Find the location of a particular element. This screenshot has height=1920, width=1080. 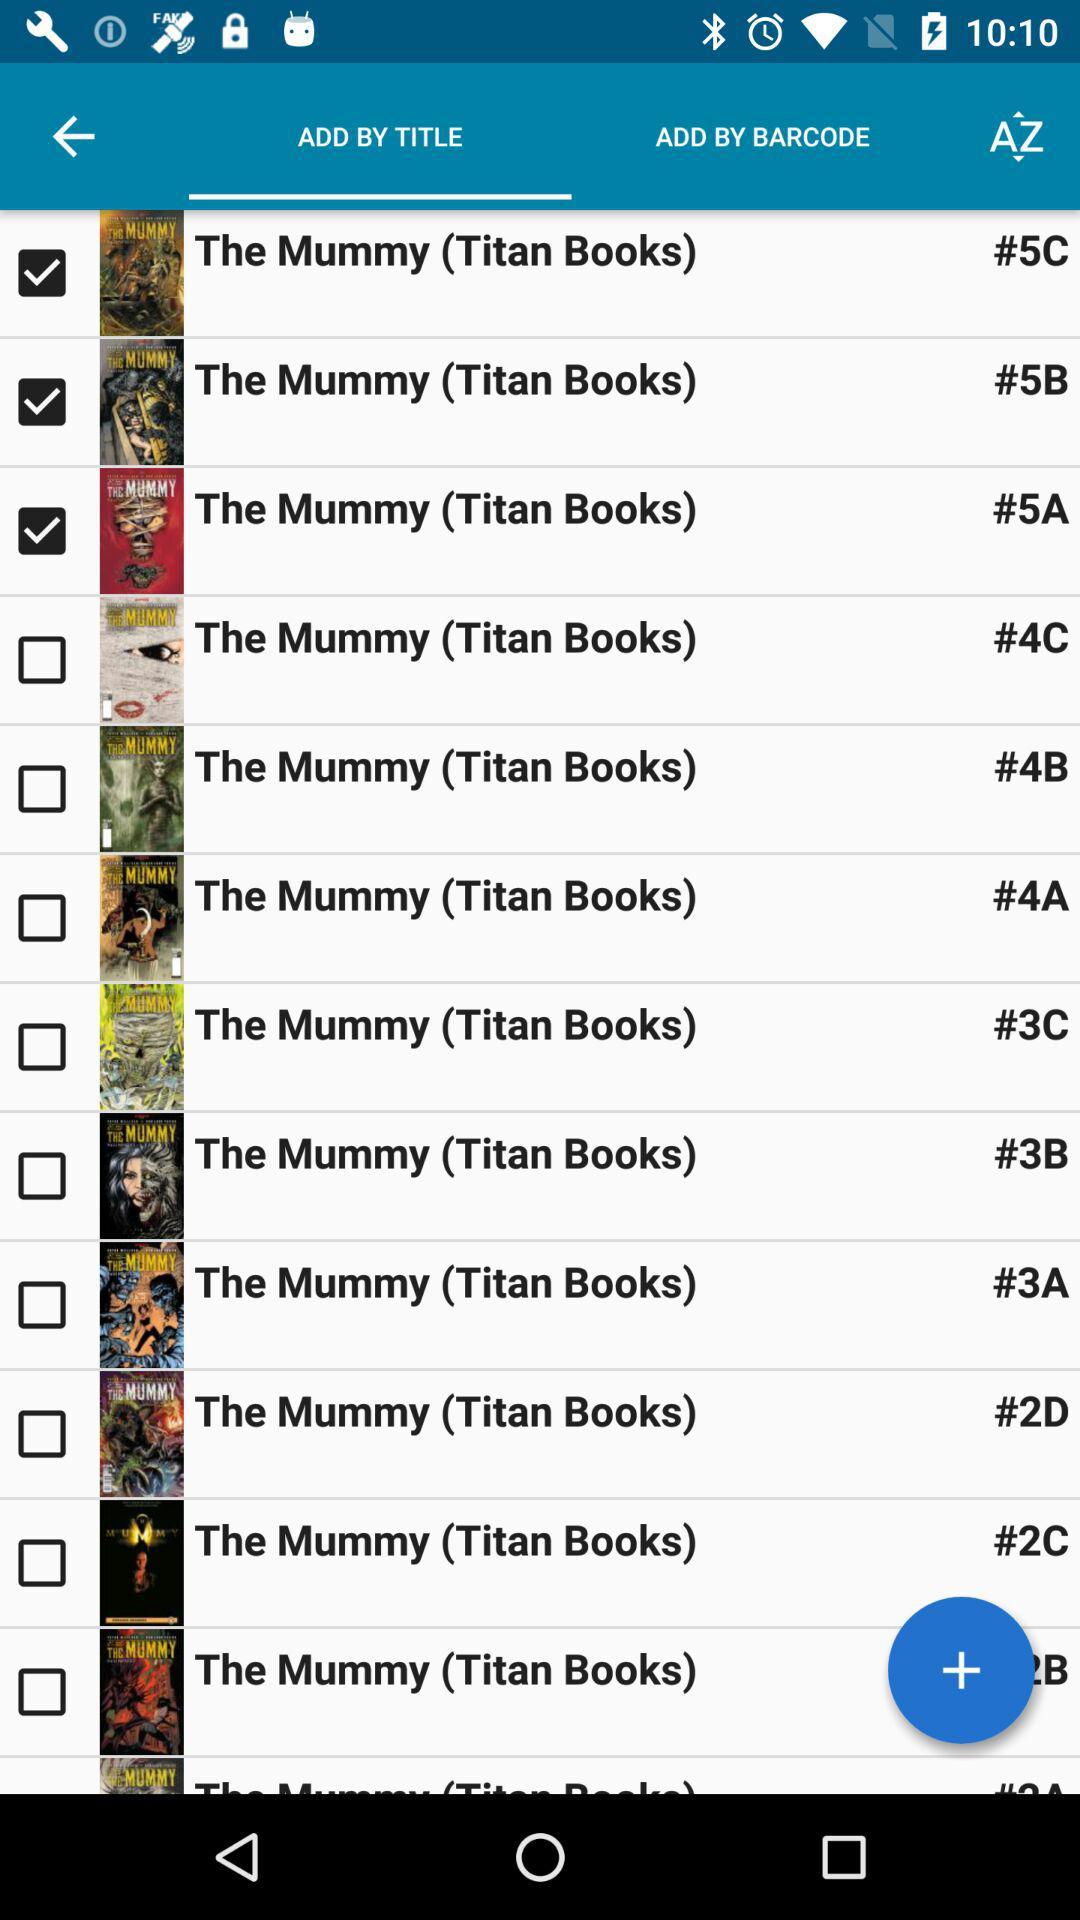

option is located at coordinates (48, 916).